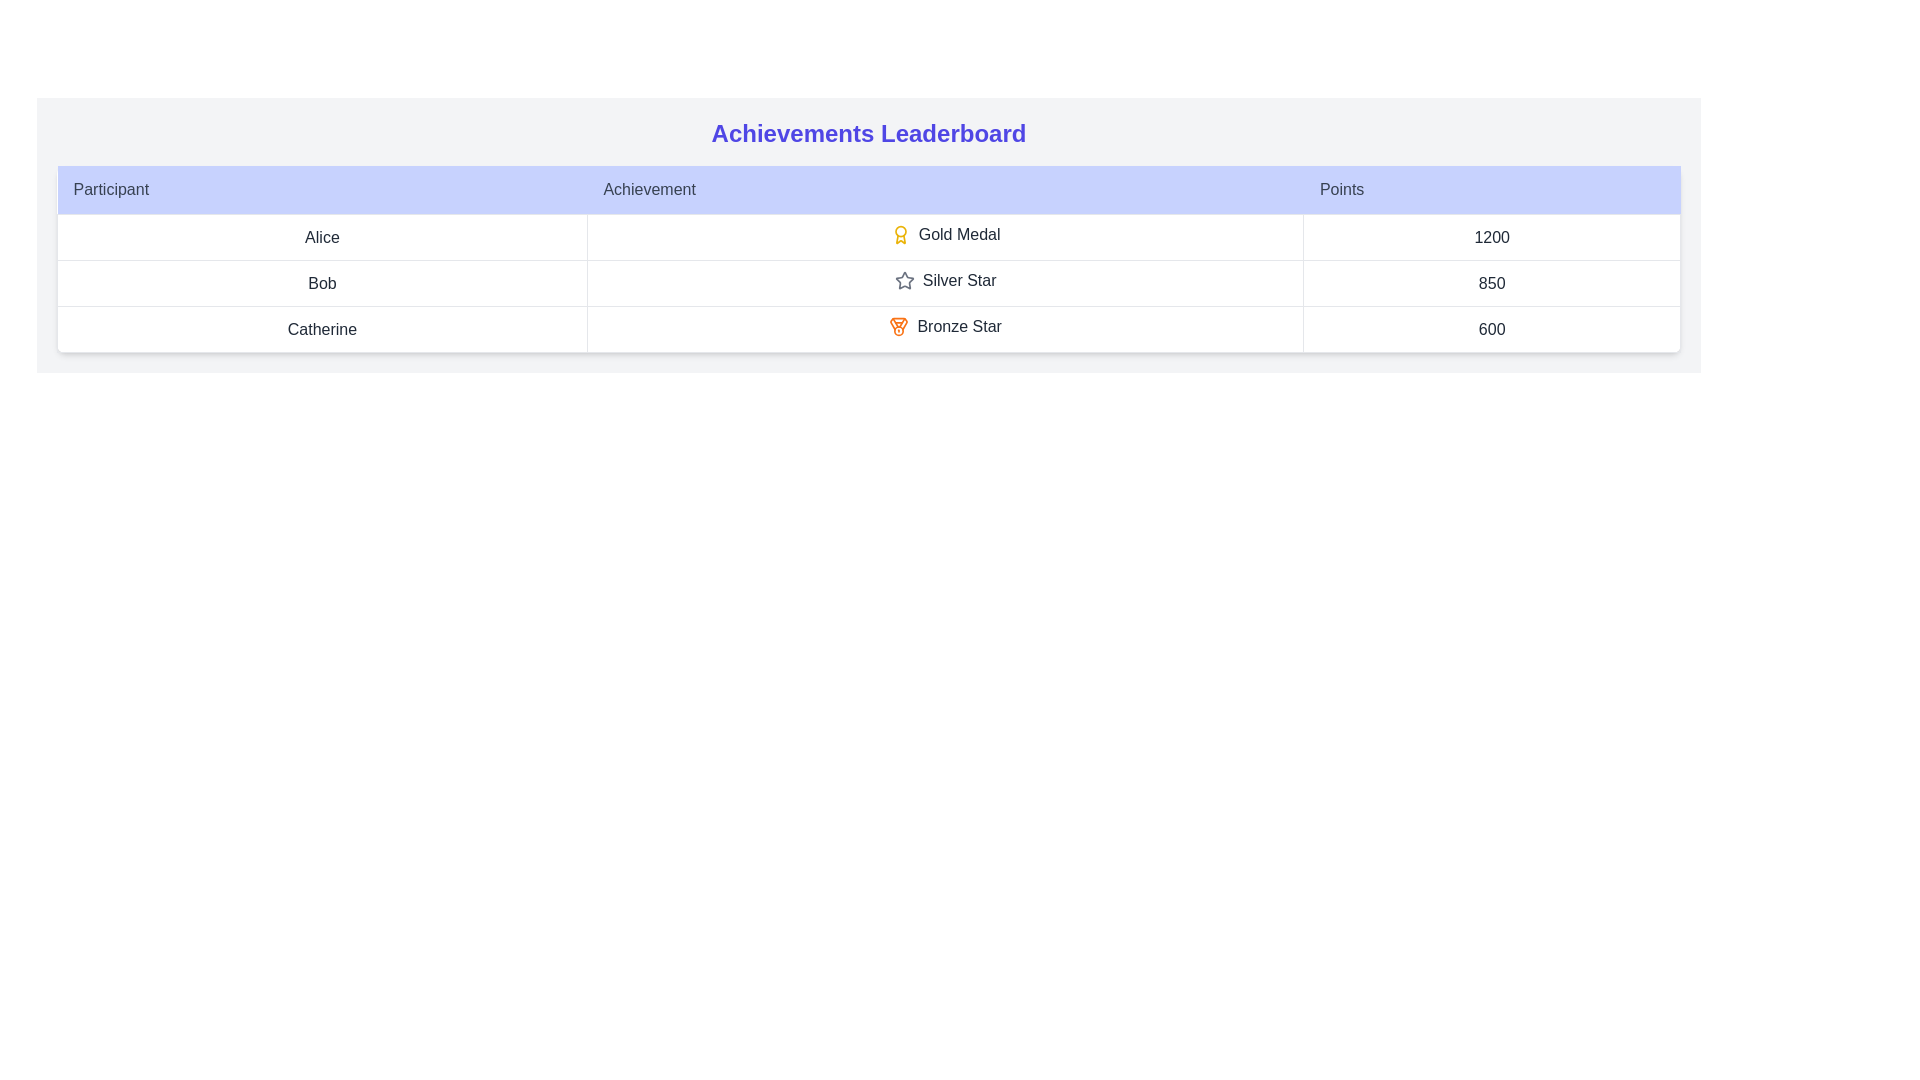 The width and height of the screenshot is (1920, 1080). Describe the element at coordinates (322, 283) in the screenshot. I see `the non-interactive label displaying the participant's name 'Bob' located in the second row of the leaderboard table under the 'Participant' header` at that location.